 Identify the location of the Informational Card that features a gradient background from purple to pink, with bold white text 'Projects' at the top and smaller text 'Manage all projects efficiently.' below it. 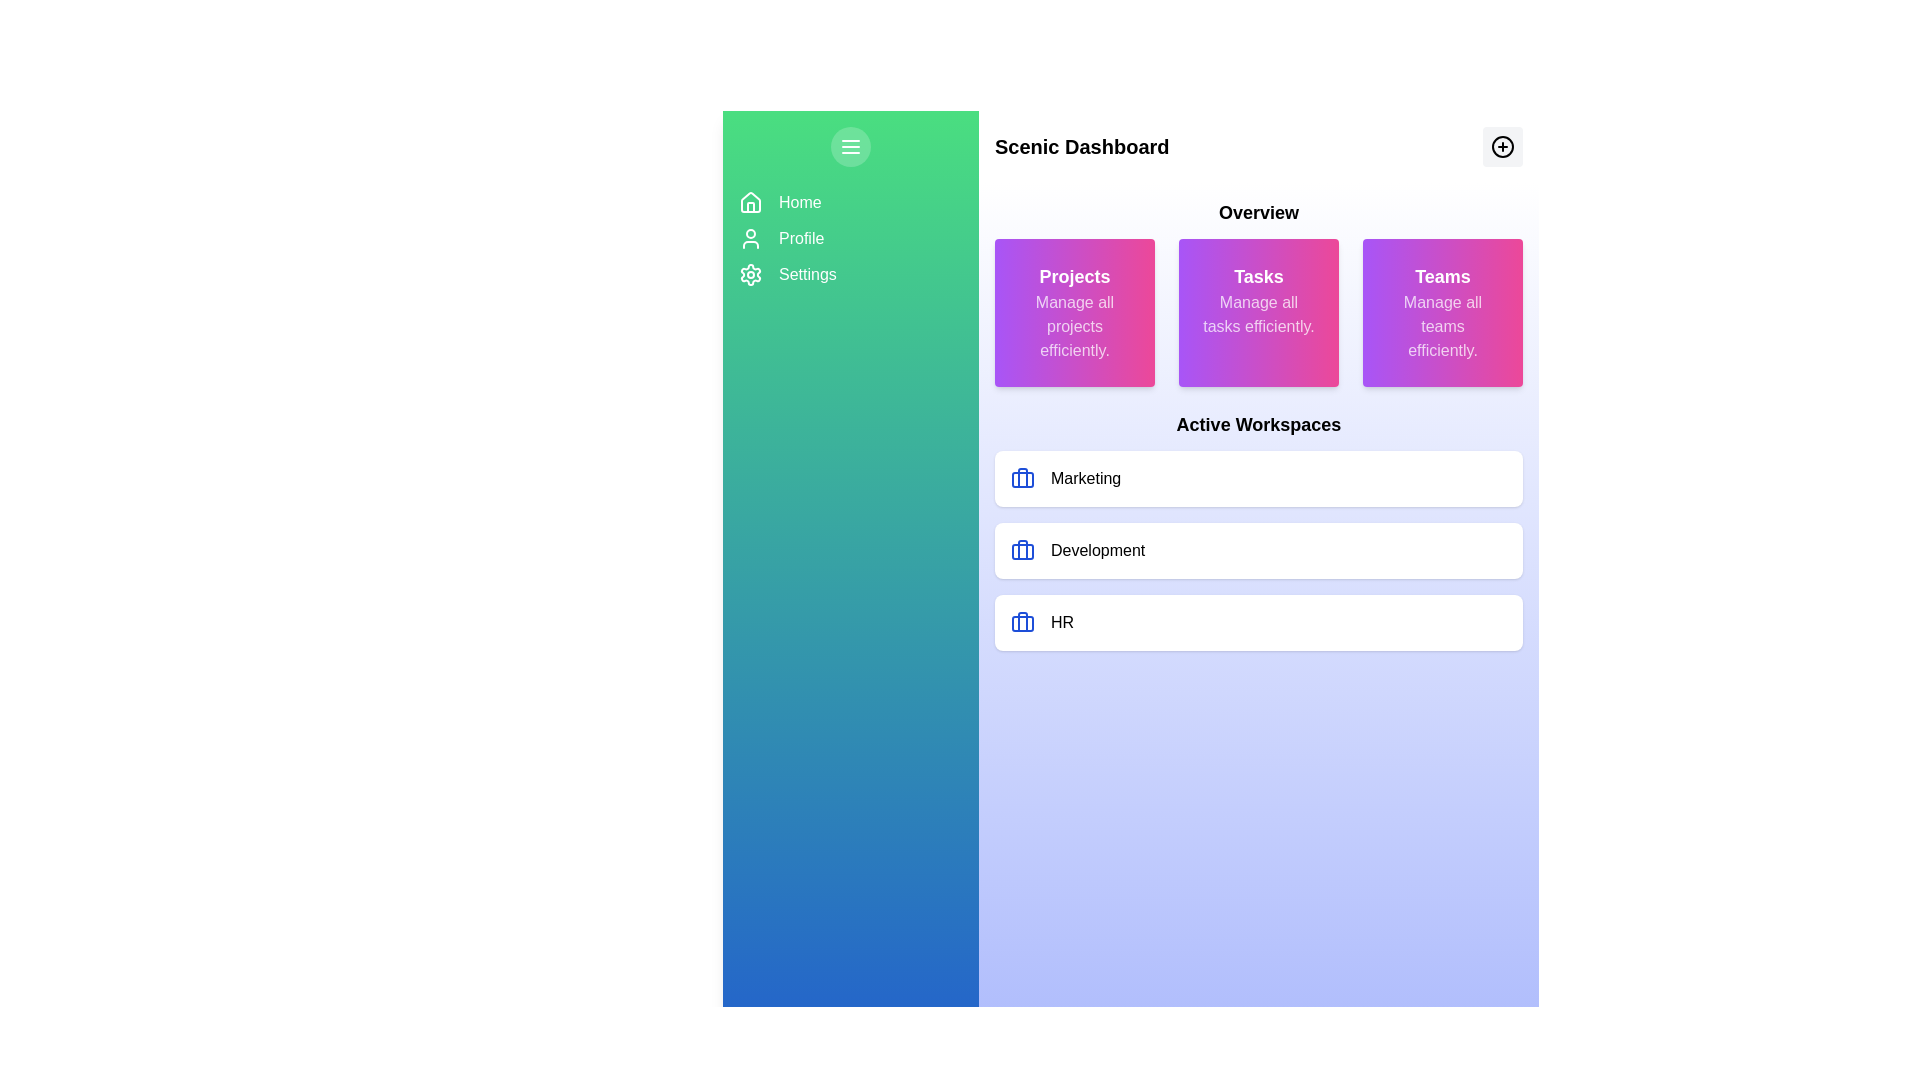
(1074, 312).